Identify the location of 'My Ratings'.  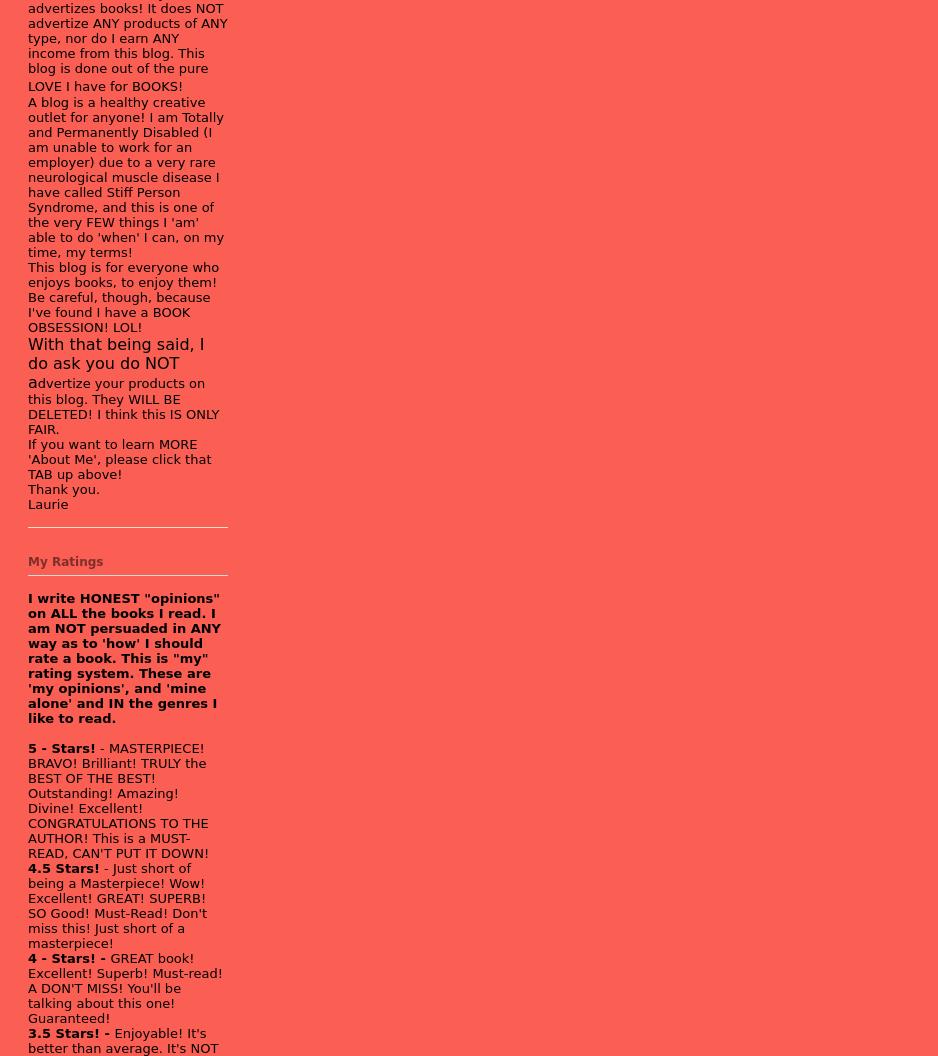
(64, 560).